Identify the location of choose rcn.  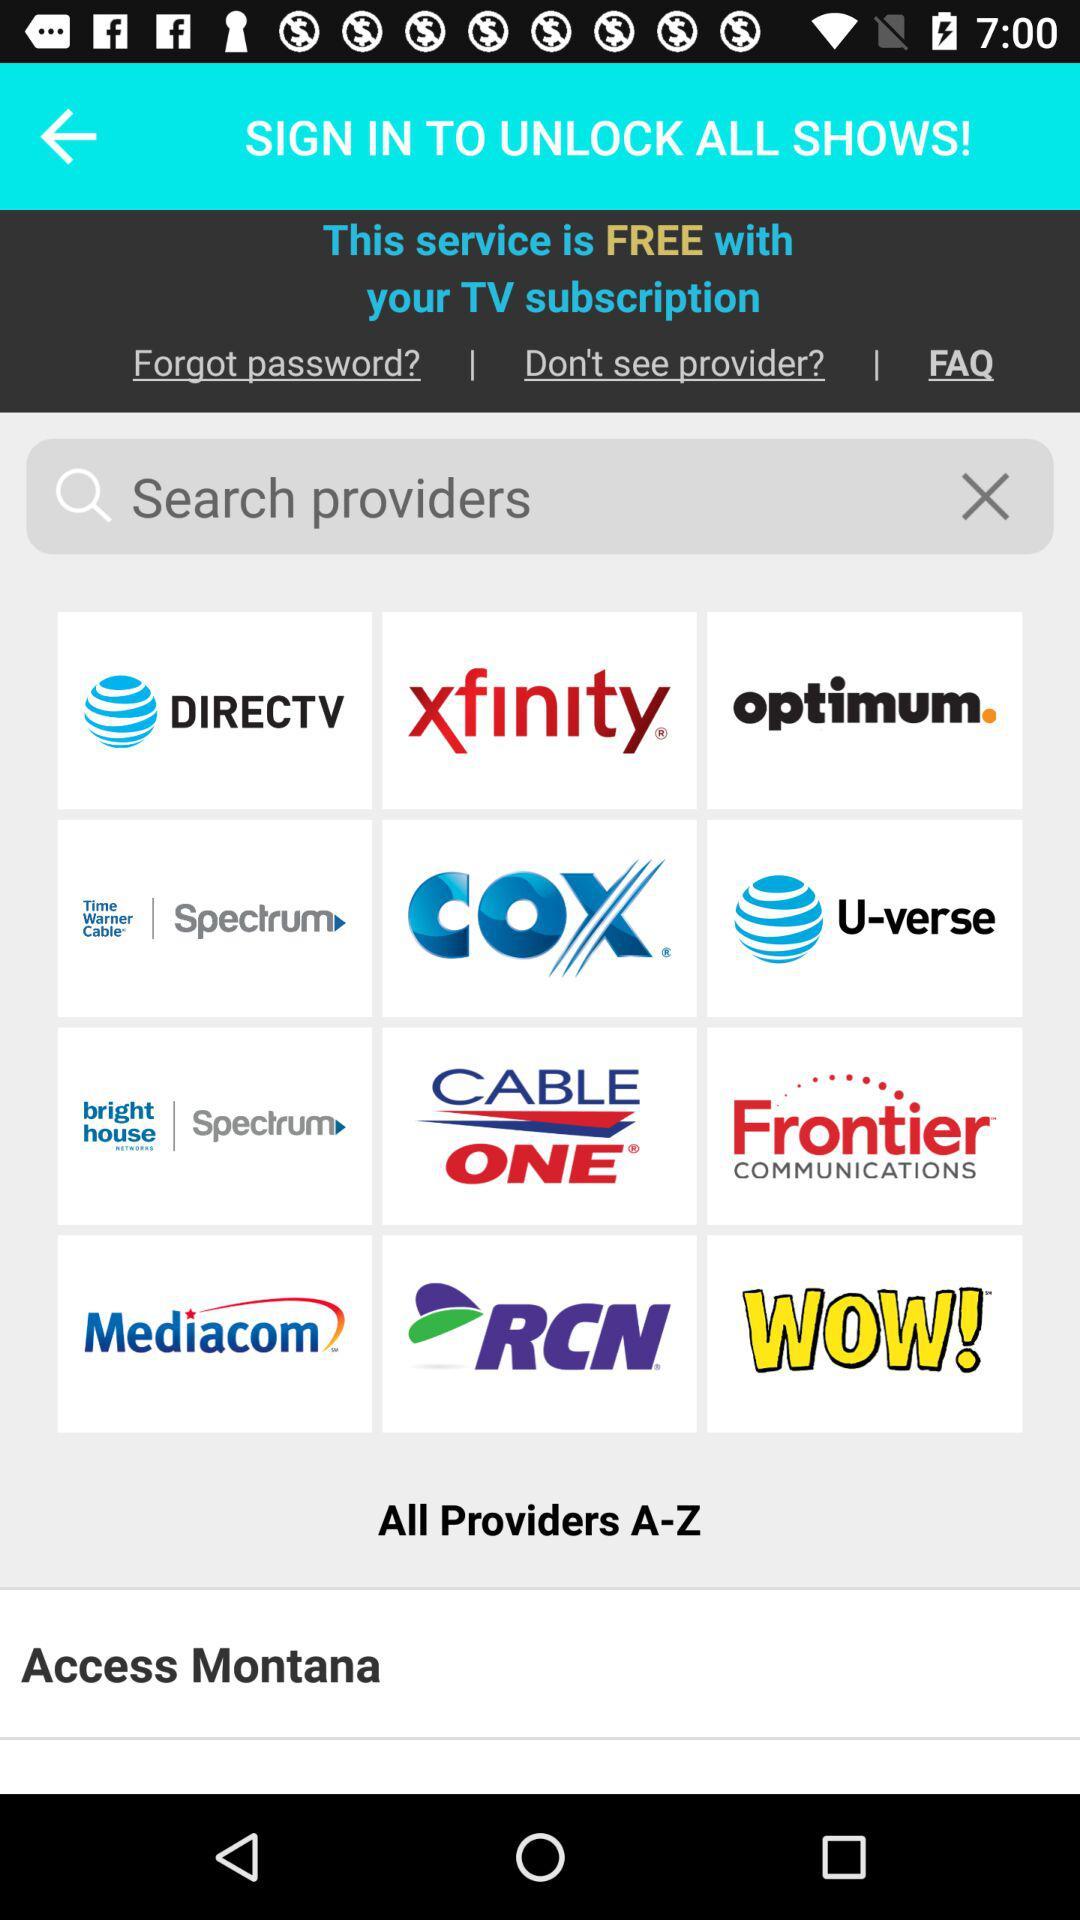
(538, 1333).